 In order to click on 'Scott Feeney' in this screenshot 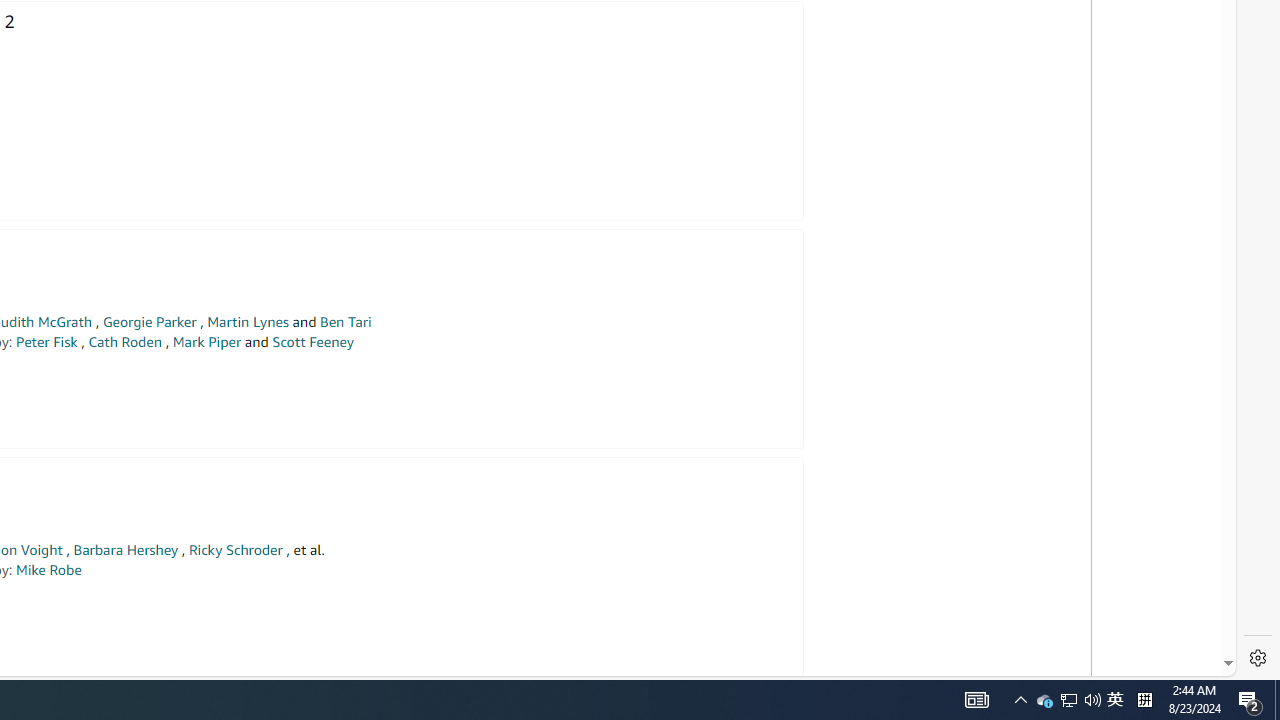, I will do `click(311, 341)`.